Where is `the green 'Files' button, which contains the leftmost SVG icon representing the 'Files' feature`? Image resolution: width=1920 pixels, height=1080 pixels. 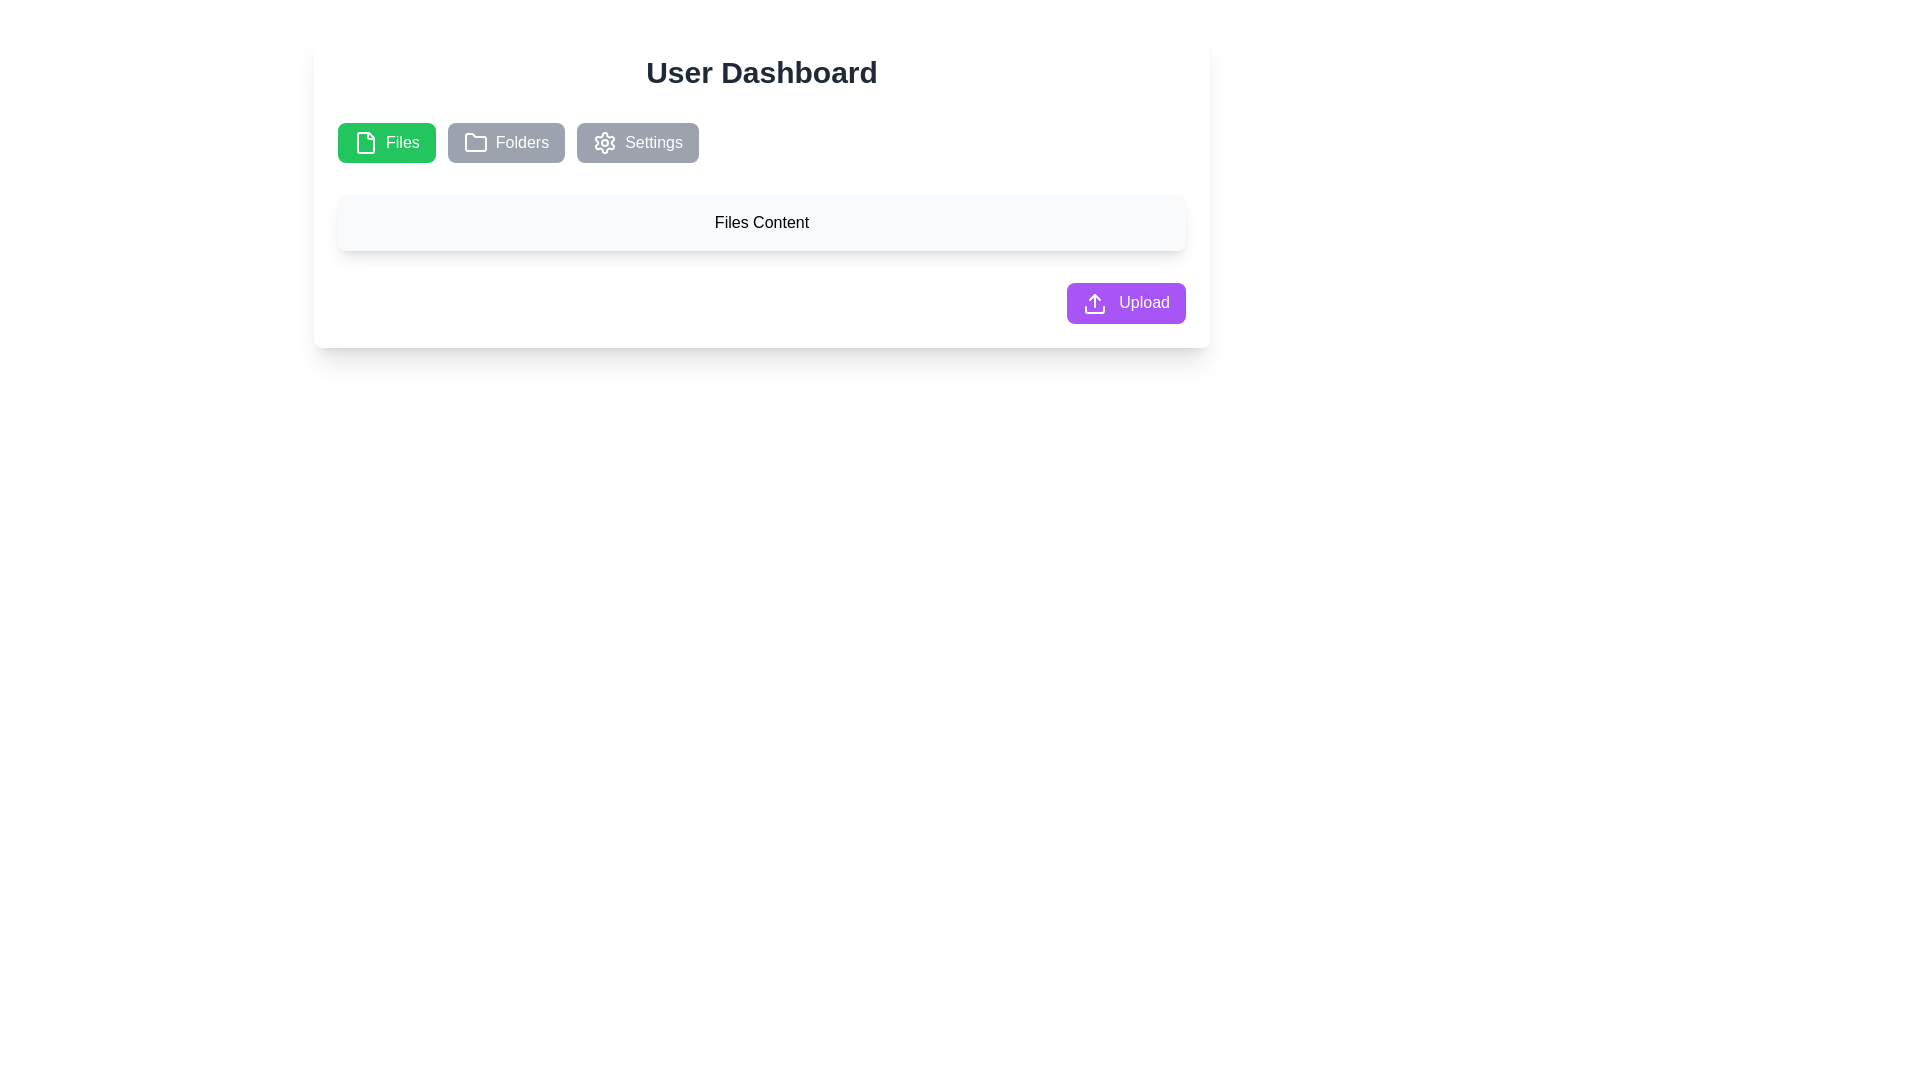 the green 'Files' button, which contains the leftmost SVG icon representing the 'Files' feature is located at coordinates (365, 141).